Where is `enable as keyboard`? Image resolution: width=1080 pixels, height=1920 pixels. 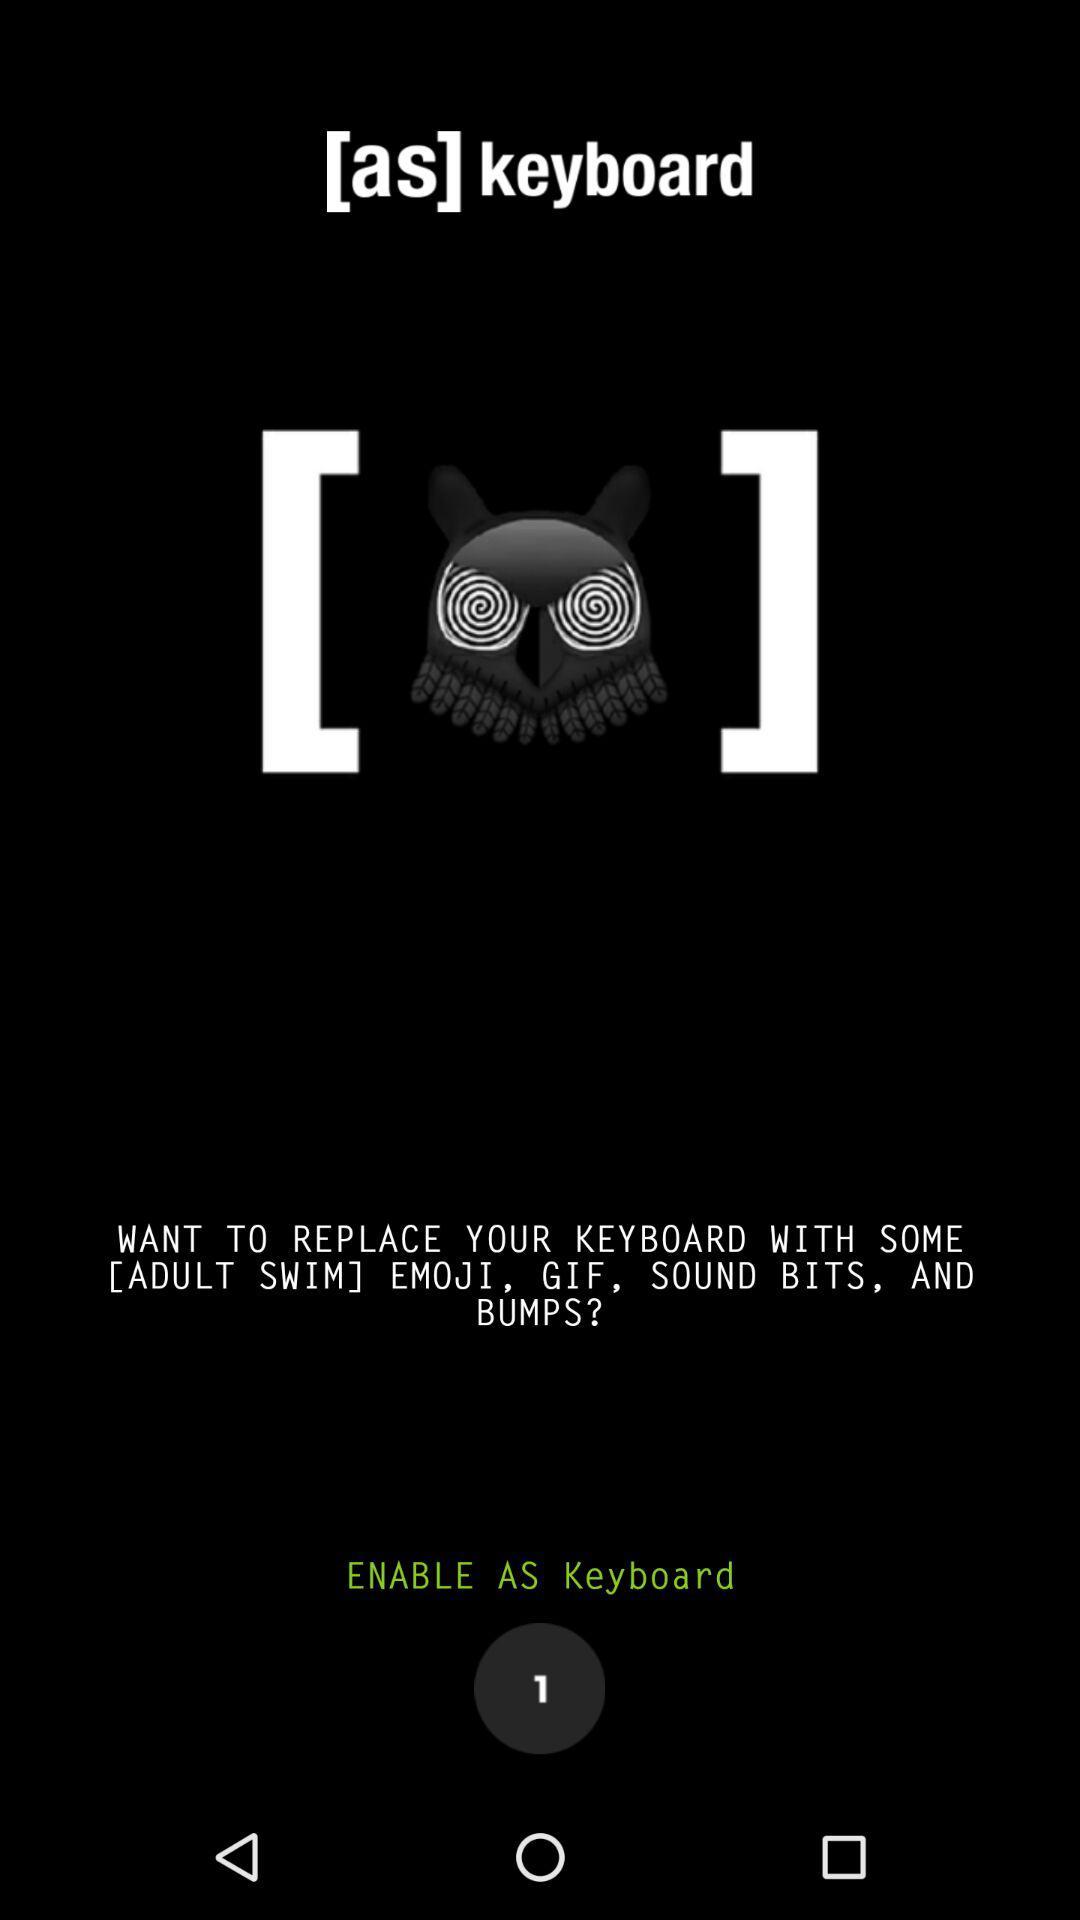 enable as keyboard is located at coordinates (540, 1575).